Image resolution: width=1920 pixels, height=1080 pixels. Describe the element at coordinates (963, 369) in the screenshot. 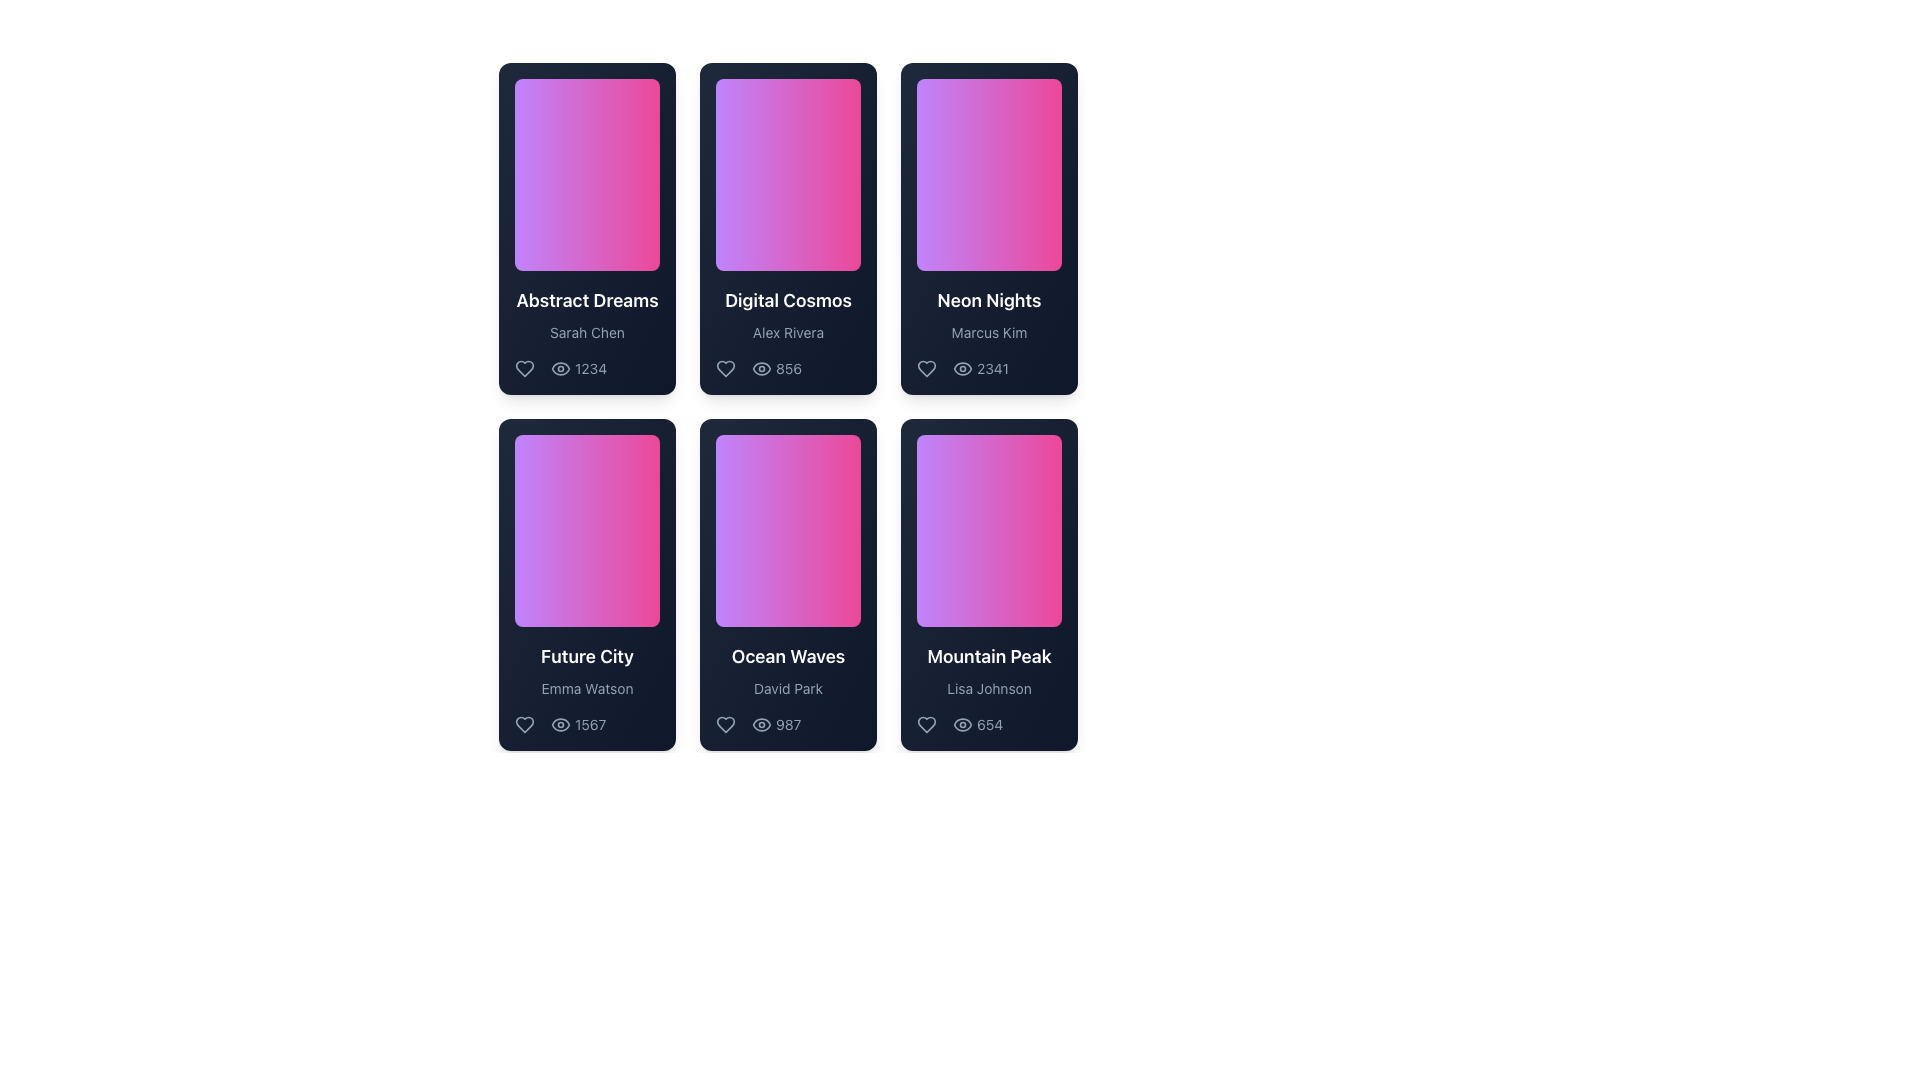

I see `number '2341' displayed beside the eye icon in the top-right section of the card beneath the 'Neon Nights' title` at that location.